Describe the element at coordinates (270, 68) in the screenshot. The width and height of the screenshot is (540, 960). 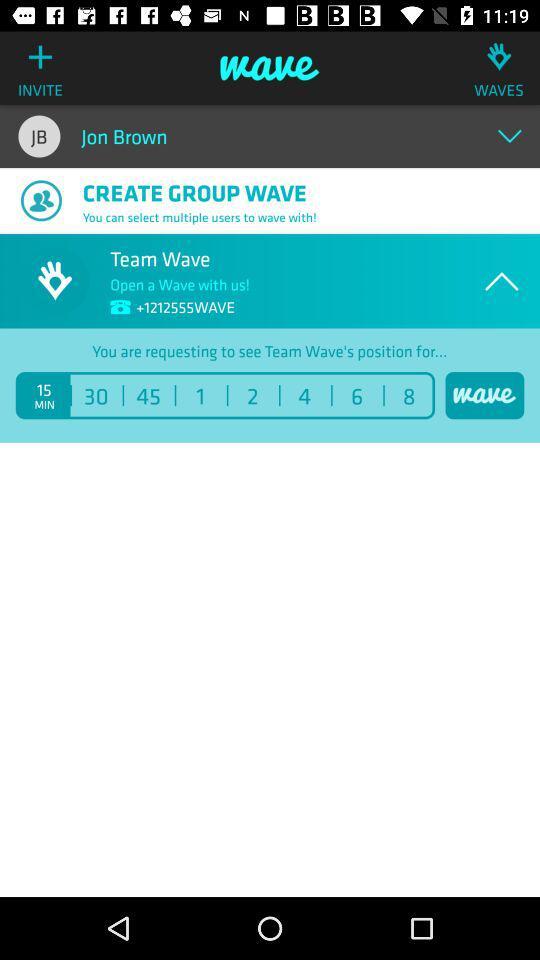
I see `item above jon brown item` at that location.